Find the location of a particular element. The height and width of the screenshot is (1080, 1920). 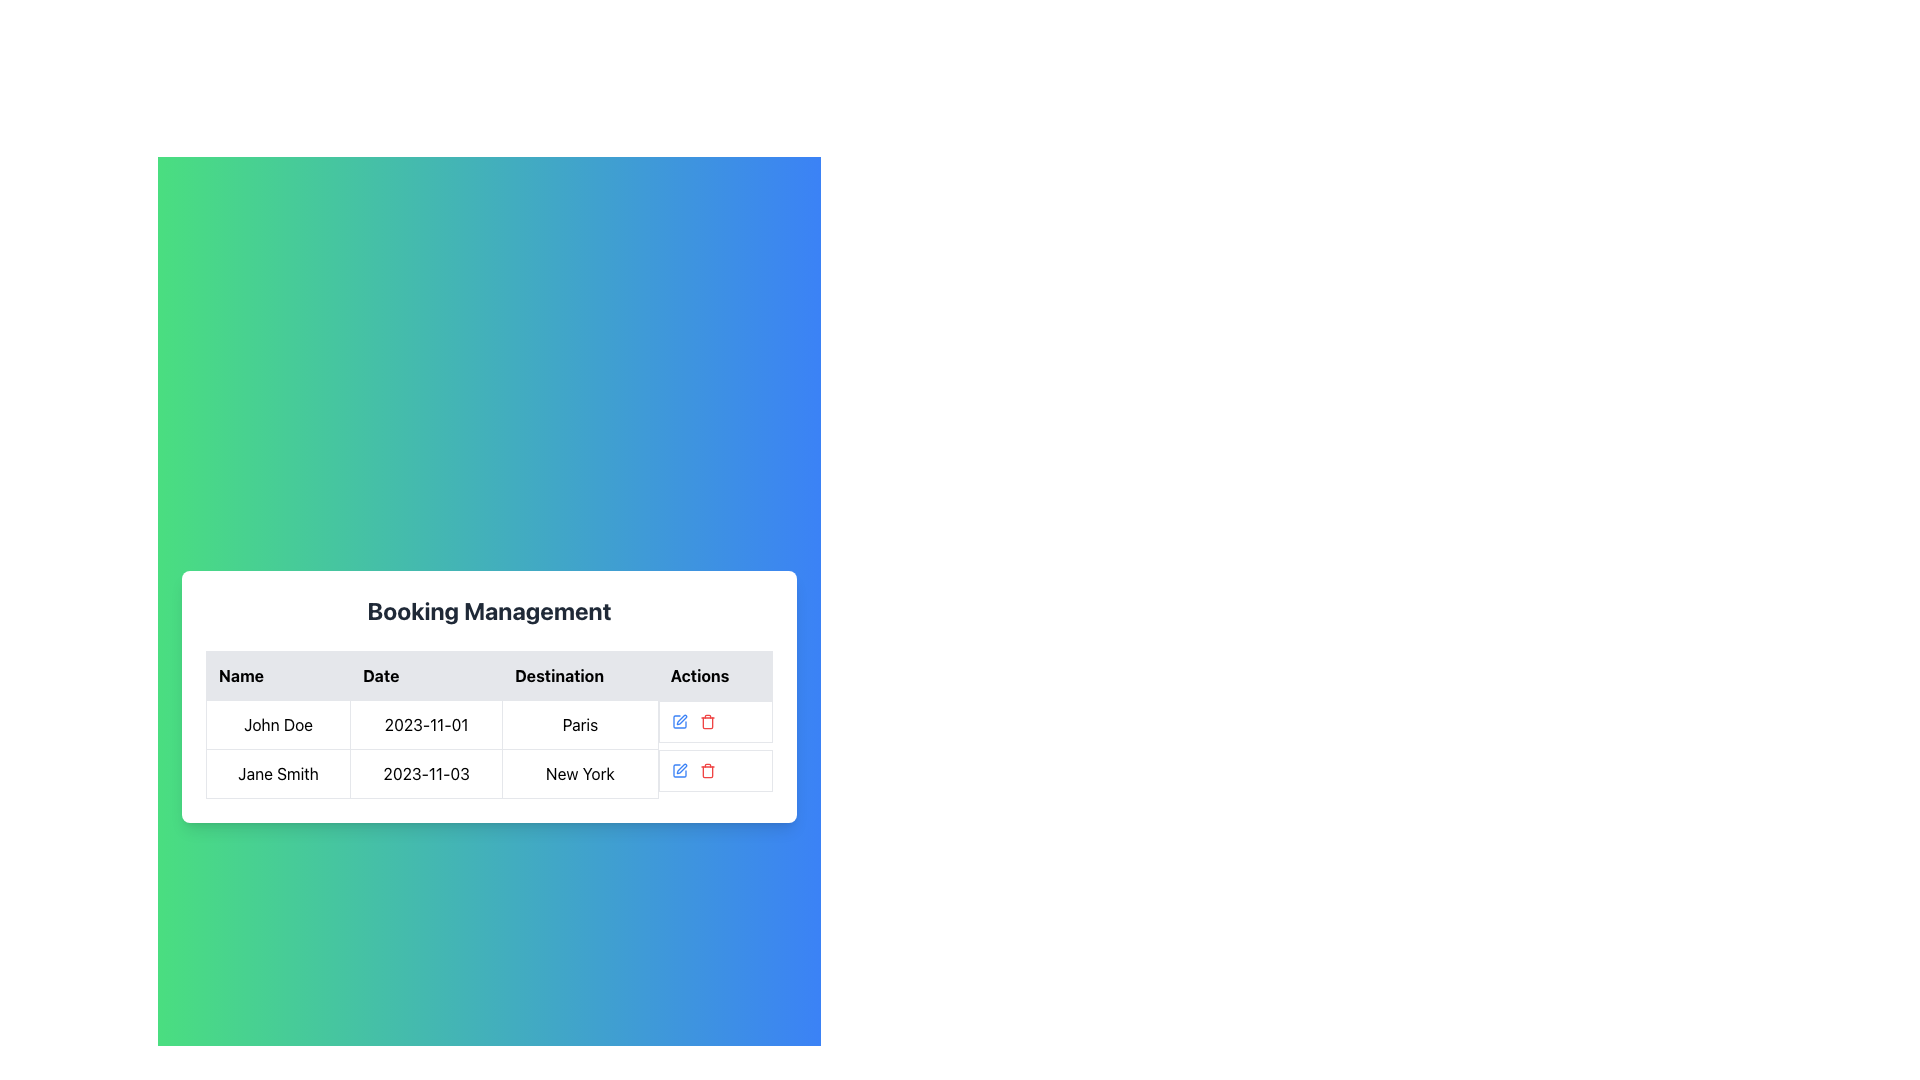

the second Vector icon in the 'Actions' column of the booking details row for 'Jane Smith', which represents an editing action is located at coordinates (681, 767).